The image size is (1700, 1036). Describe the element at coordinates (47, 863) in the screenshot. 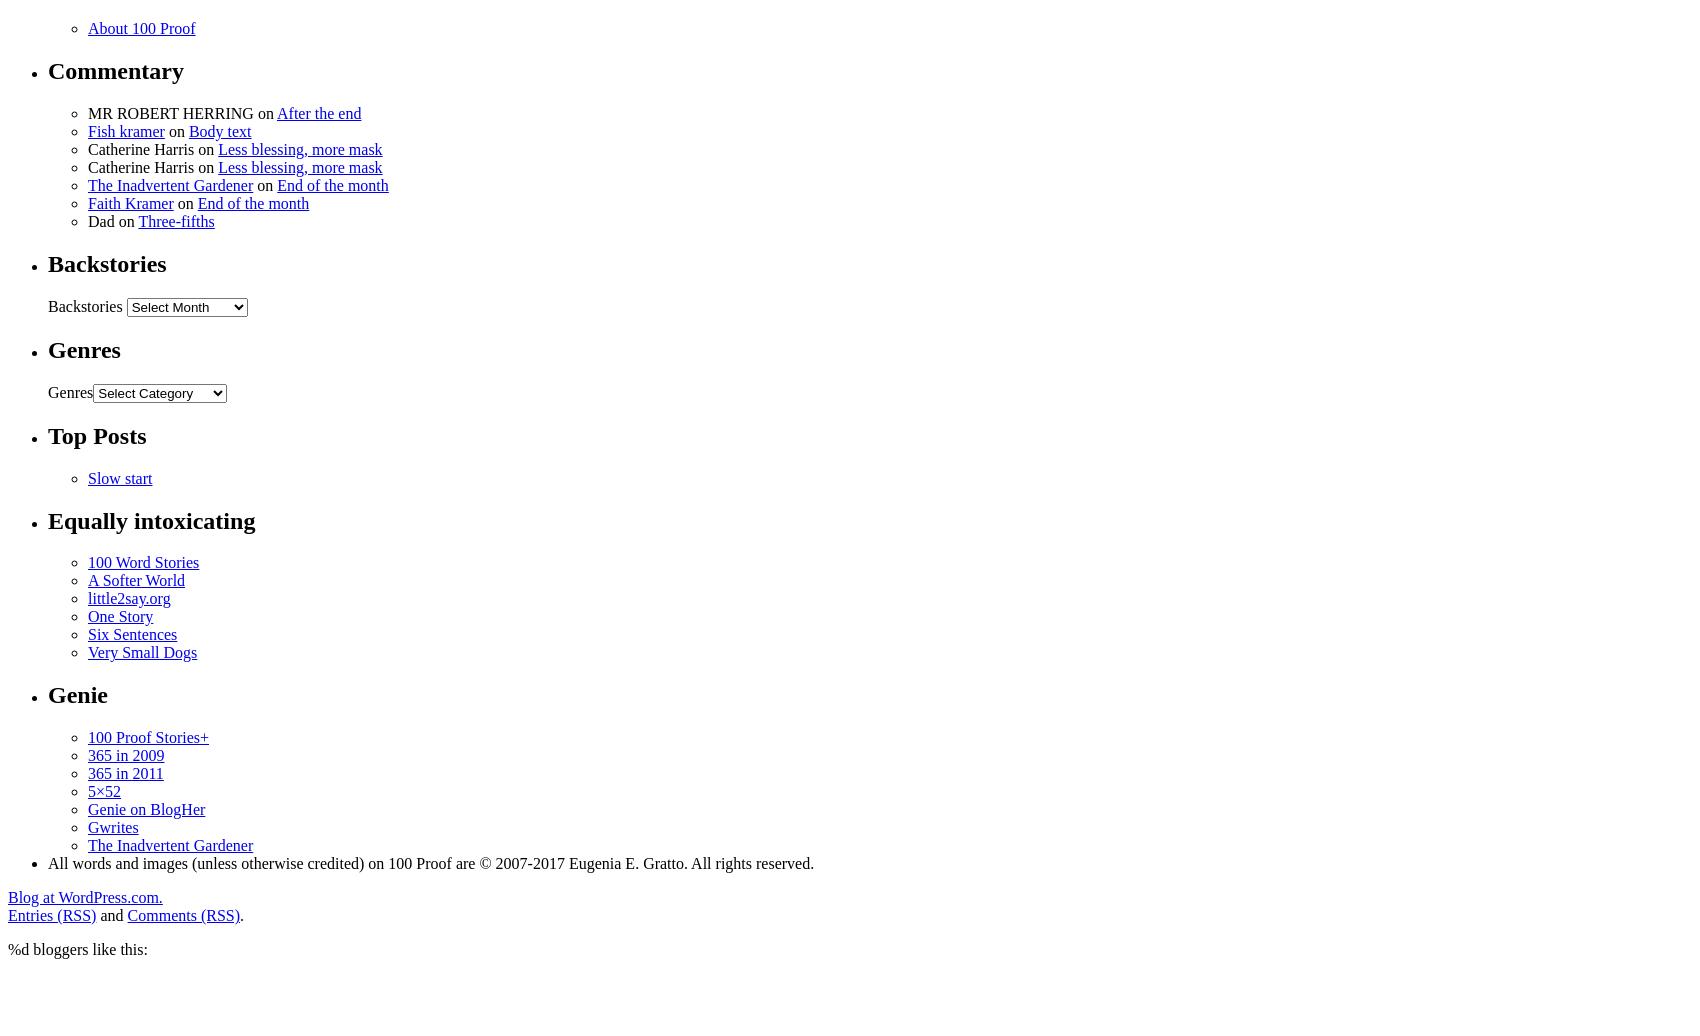

I see `'All words and images (unless otherwise credited) on 100 Proof are © 2007-2017 Eugenia E. Gratto. All rights reserved.'` at that location.